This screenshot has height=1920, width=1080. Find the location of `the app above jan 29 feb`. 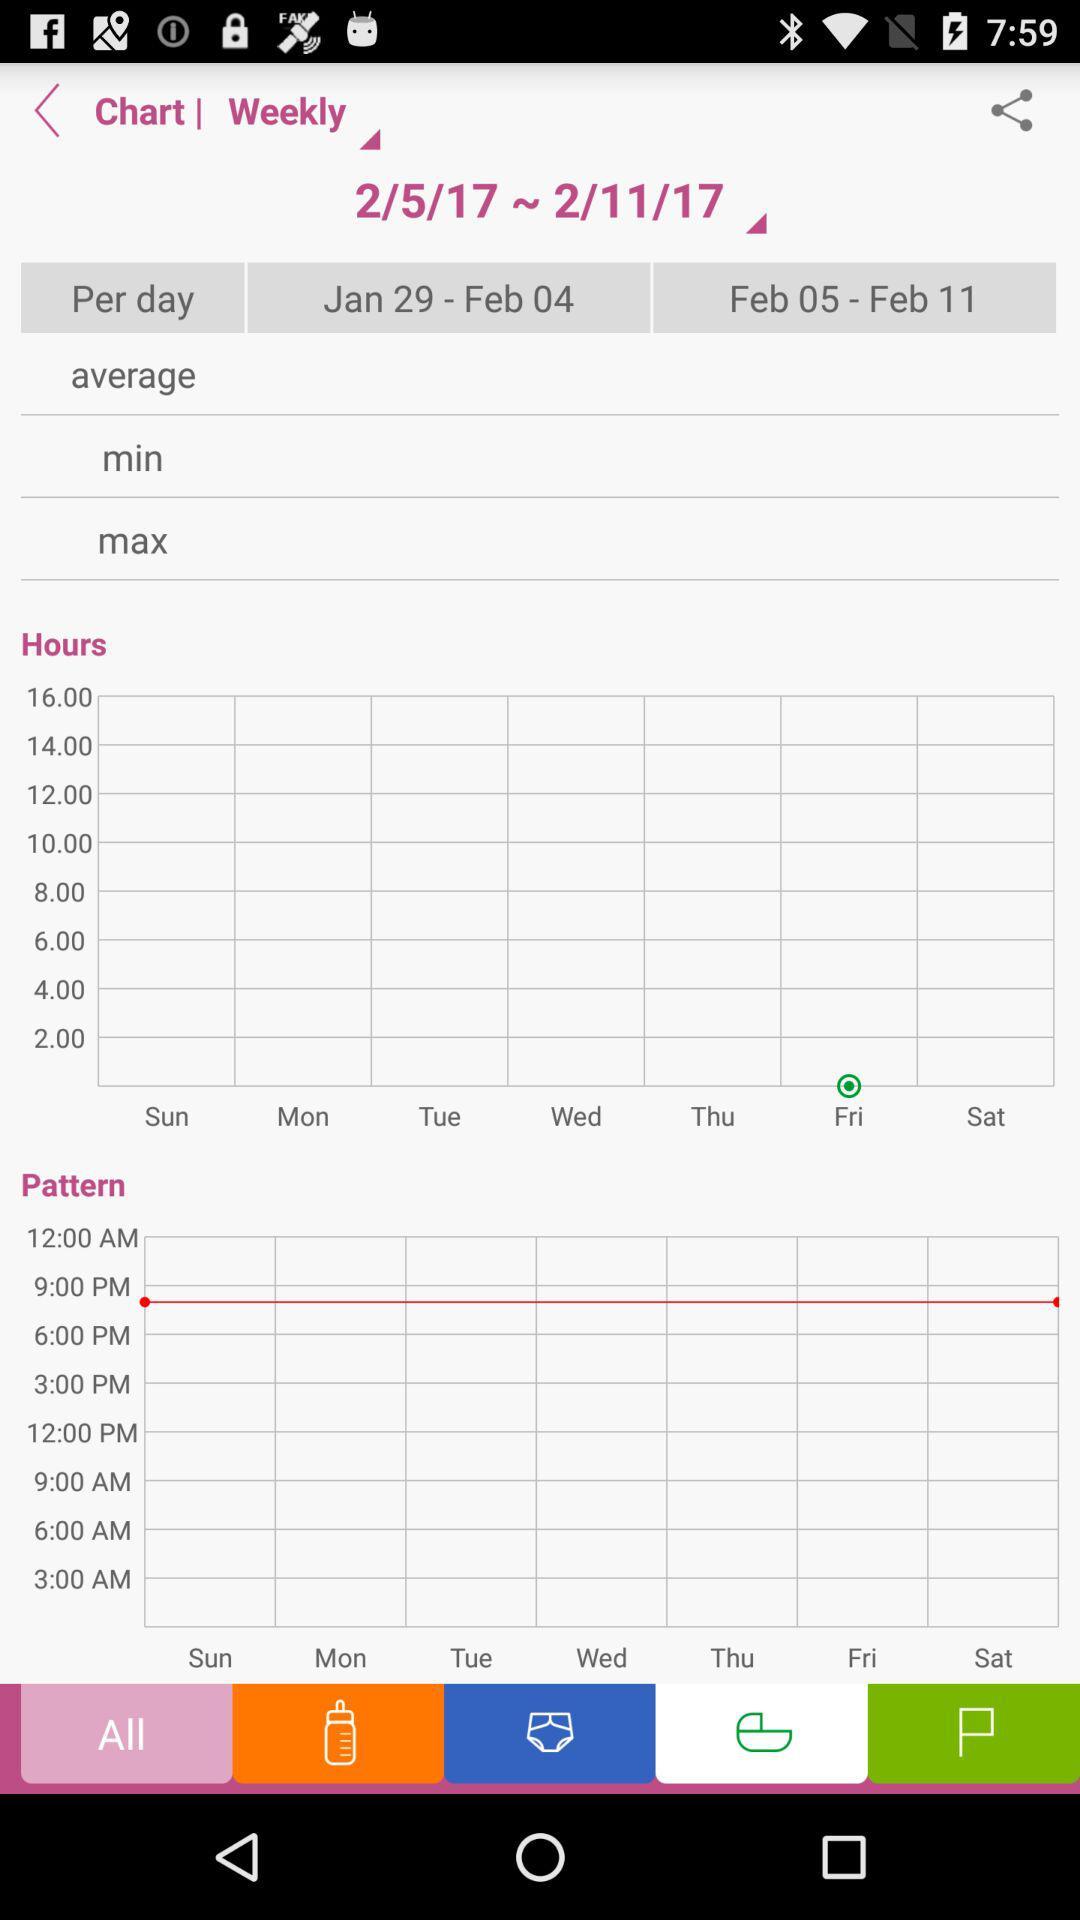

the app above jan 29 feb is located at coordinates (538, 199).